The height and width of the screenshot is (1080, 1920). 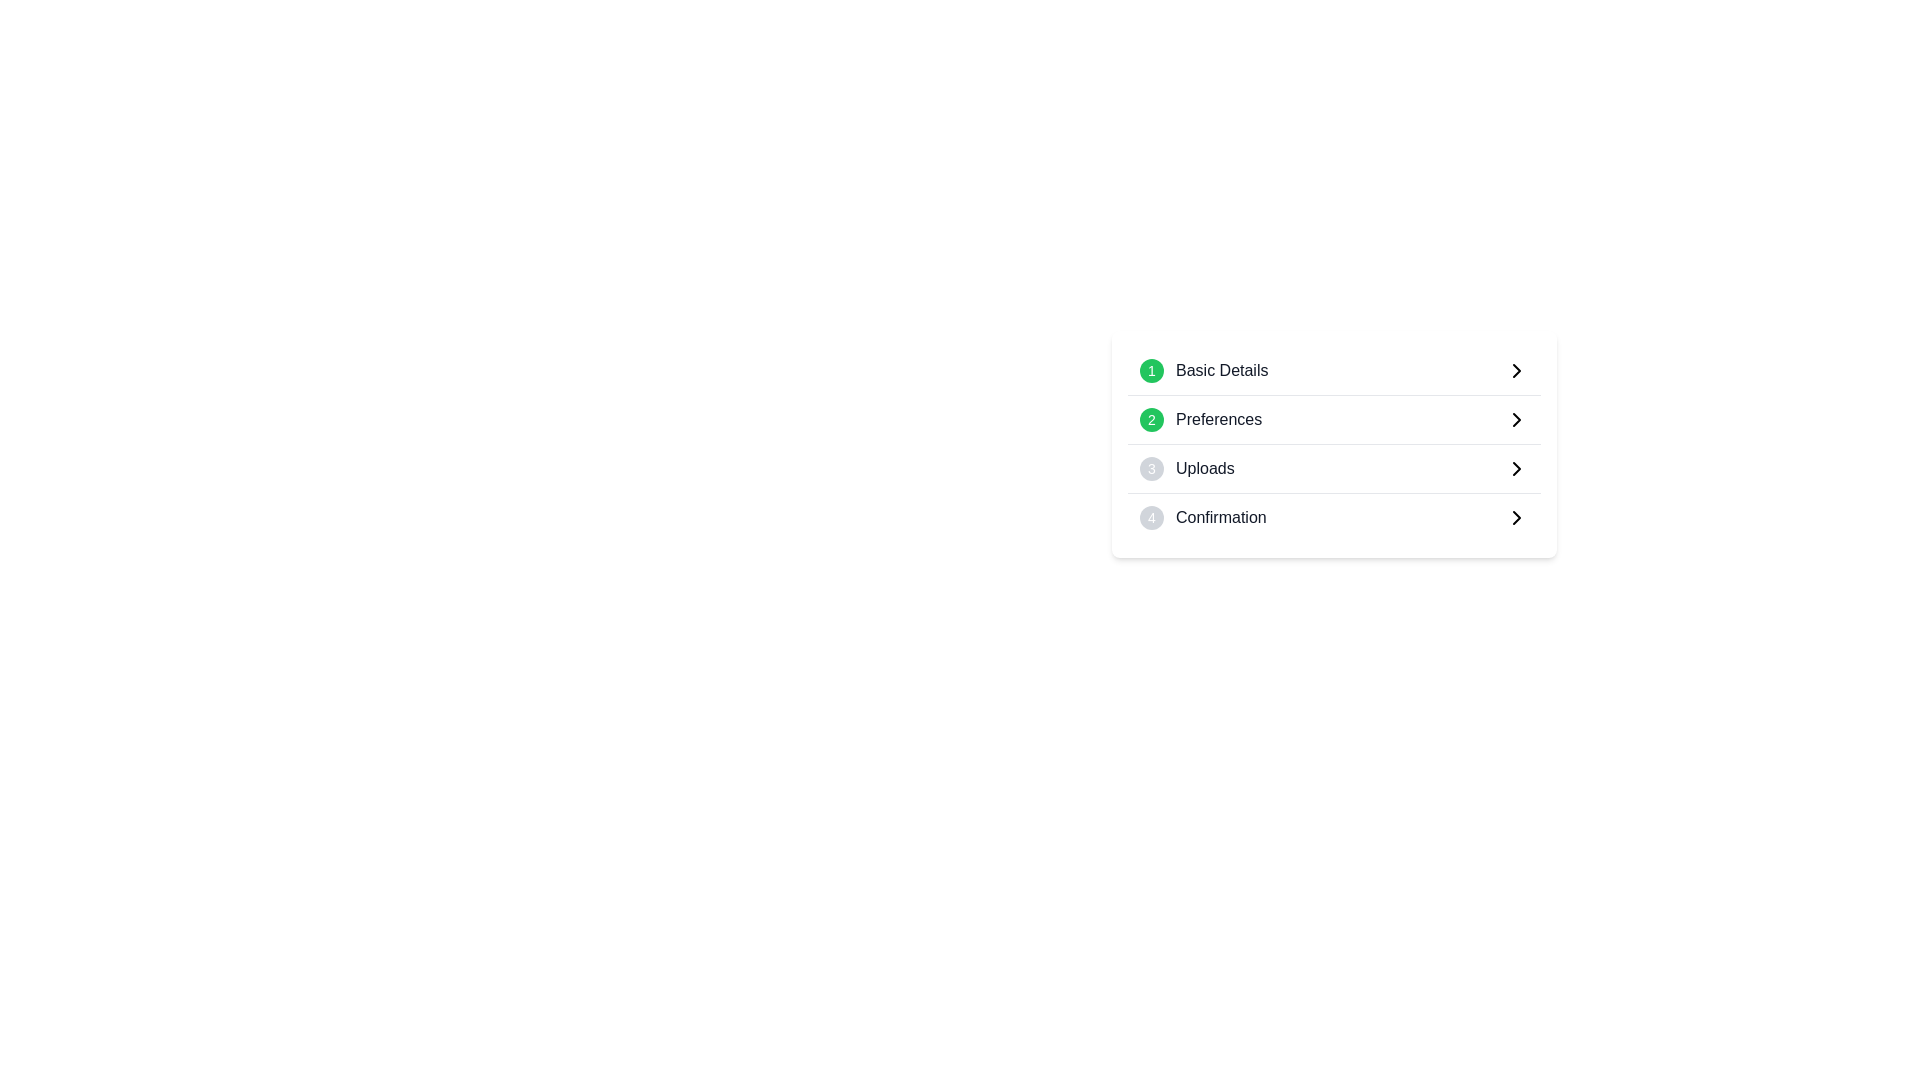 I want to click on the highlighted step indicator section titled '2 Preferences', so click(x=1334, y=443).